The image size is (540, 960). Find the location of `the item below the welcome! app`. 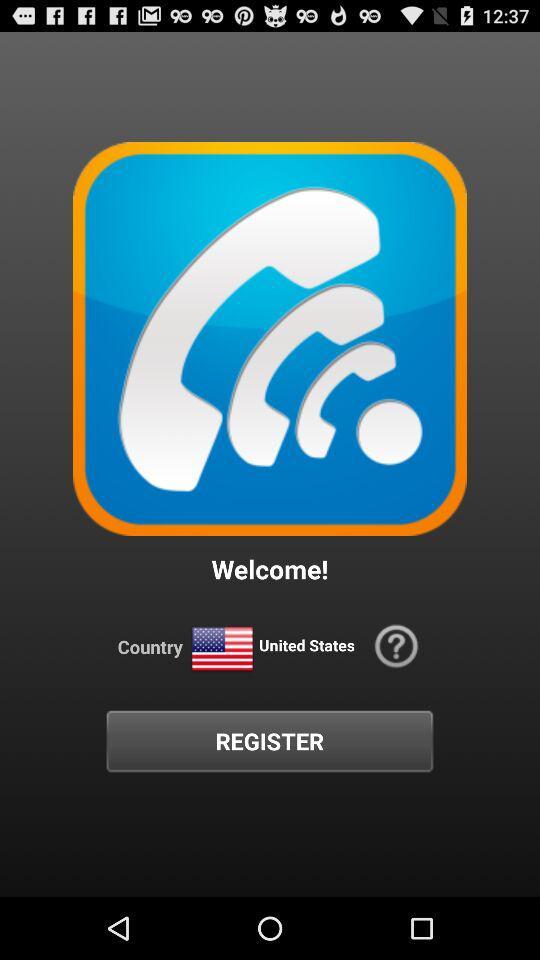

the item below the welcome! app is located at coordinates (221, 648).